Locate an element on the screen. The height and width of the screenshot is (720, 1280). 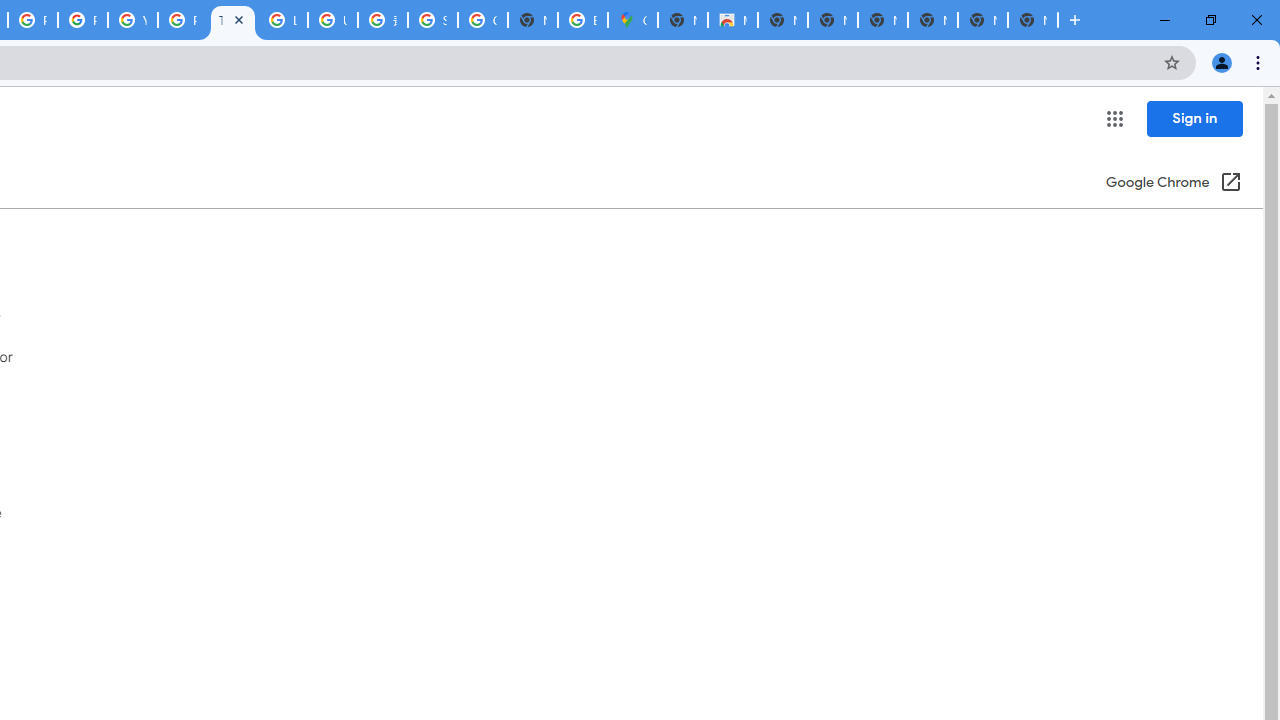
'New Tab' is located at coordinates (1032, 20).